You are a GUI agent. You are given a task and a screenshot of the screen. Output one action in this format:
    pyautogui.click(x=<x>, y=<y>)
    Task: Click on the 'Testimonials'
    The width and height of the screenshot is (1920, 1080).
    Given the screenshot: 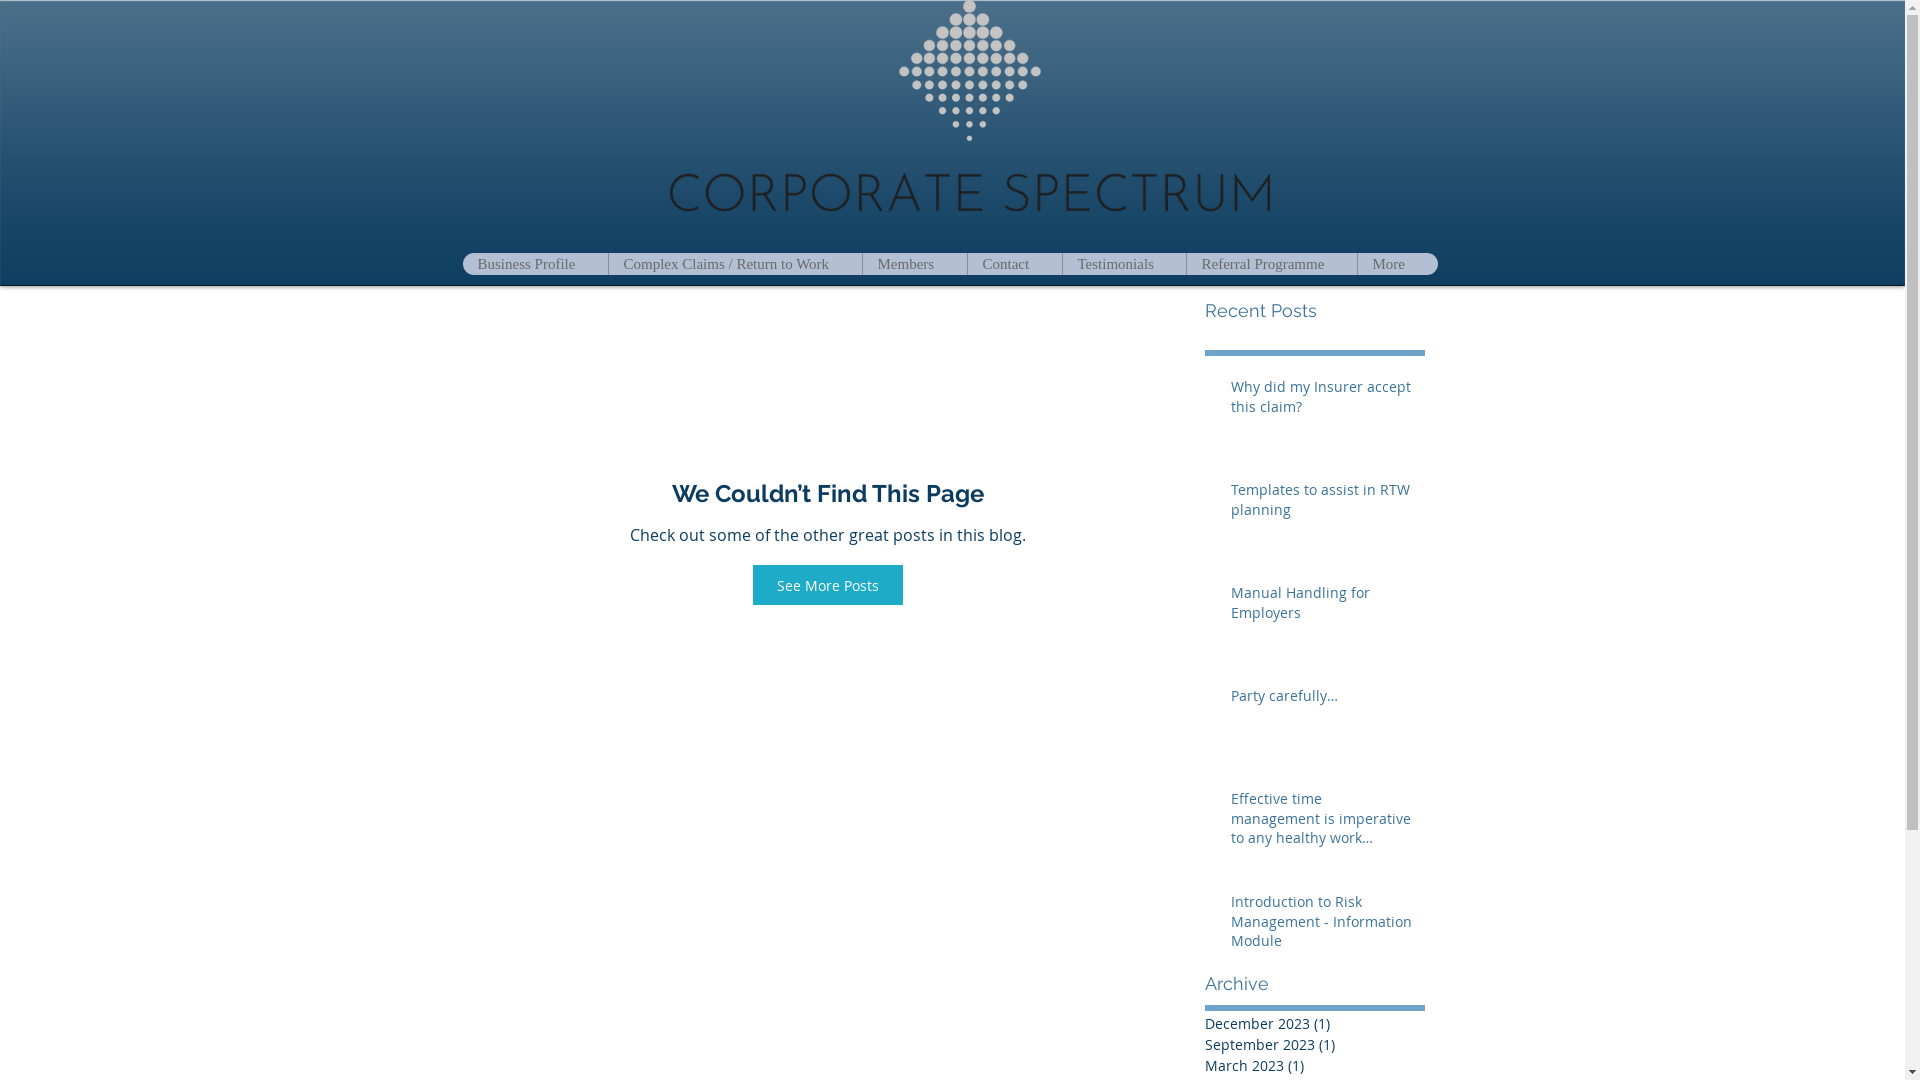 What is the action you would take?
    pyautogui.click(x=1123, y=262)
    